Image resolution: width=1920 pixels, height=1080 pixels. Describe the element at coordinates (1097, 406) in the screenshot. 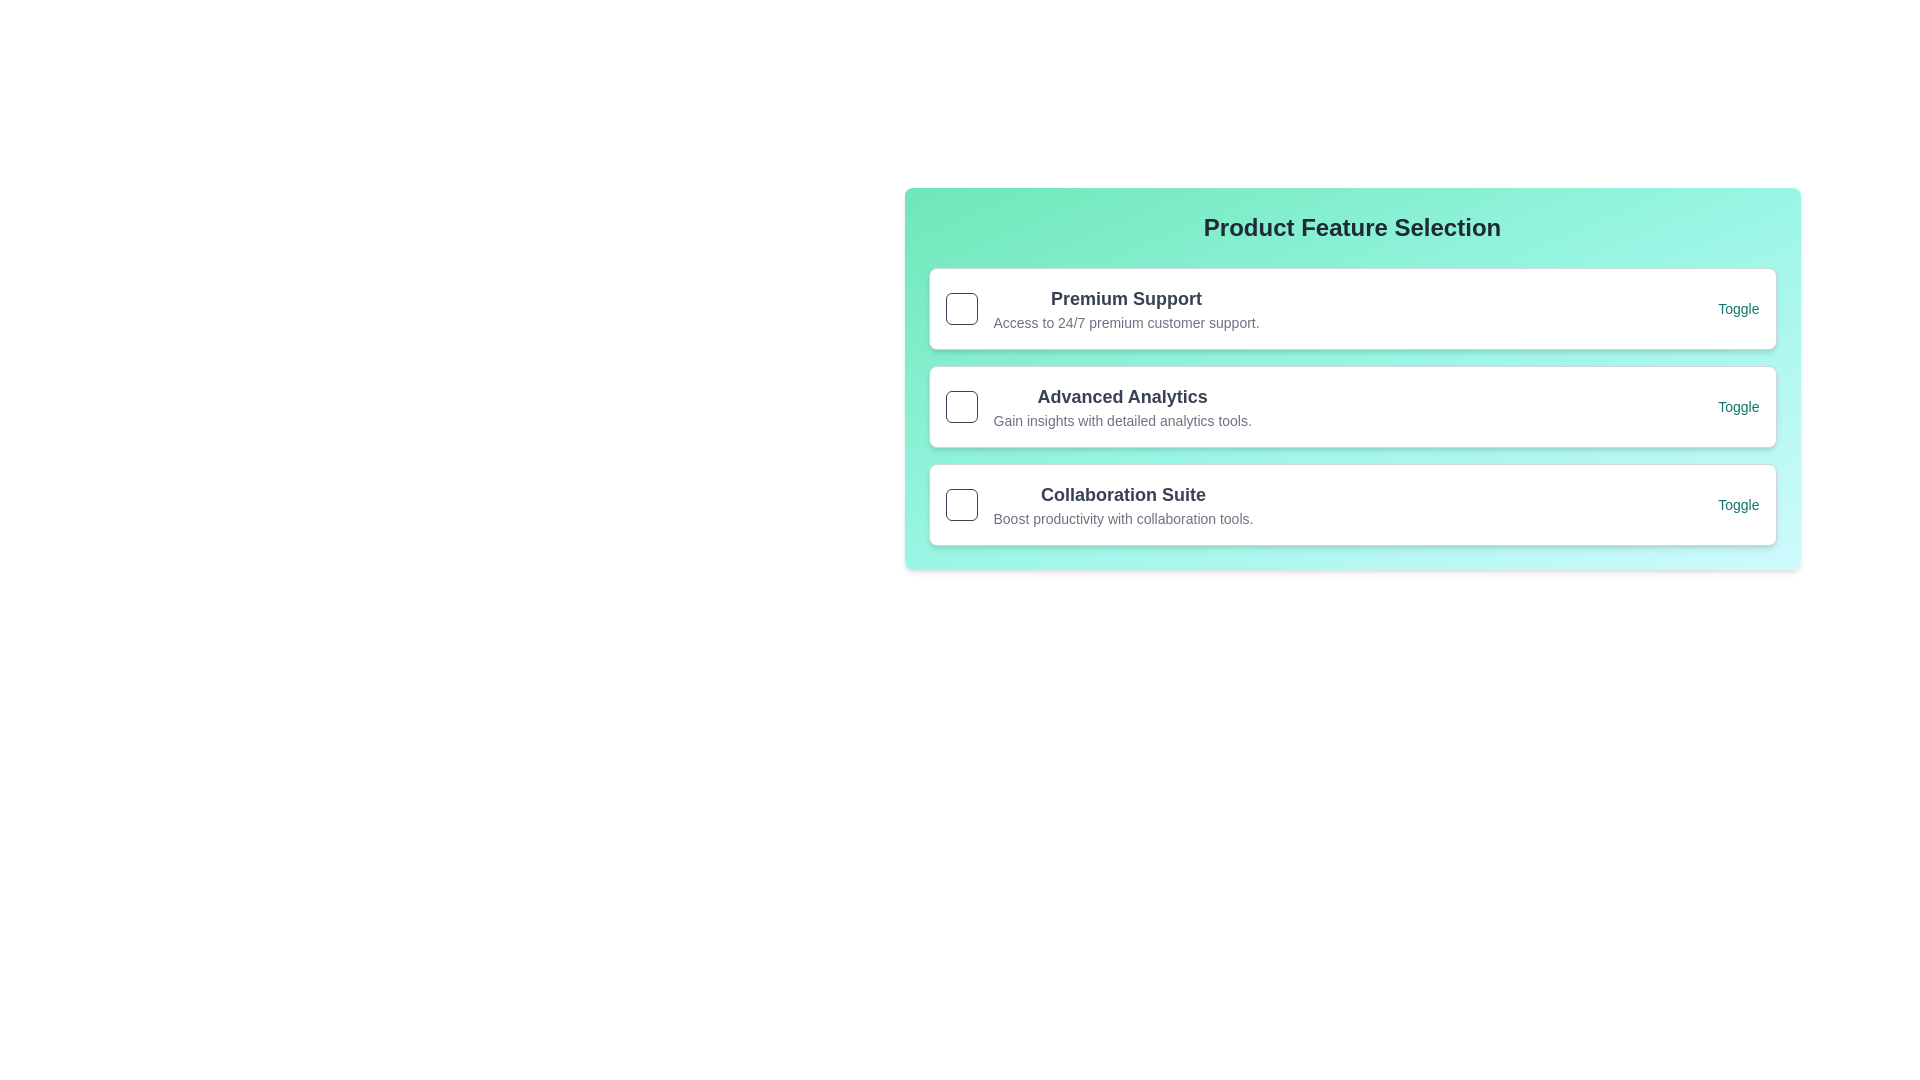

I see `the checkbox associated with the 'Advanced Analytics' feature in the feature selection list` at that location.